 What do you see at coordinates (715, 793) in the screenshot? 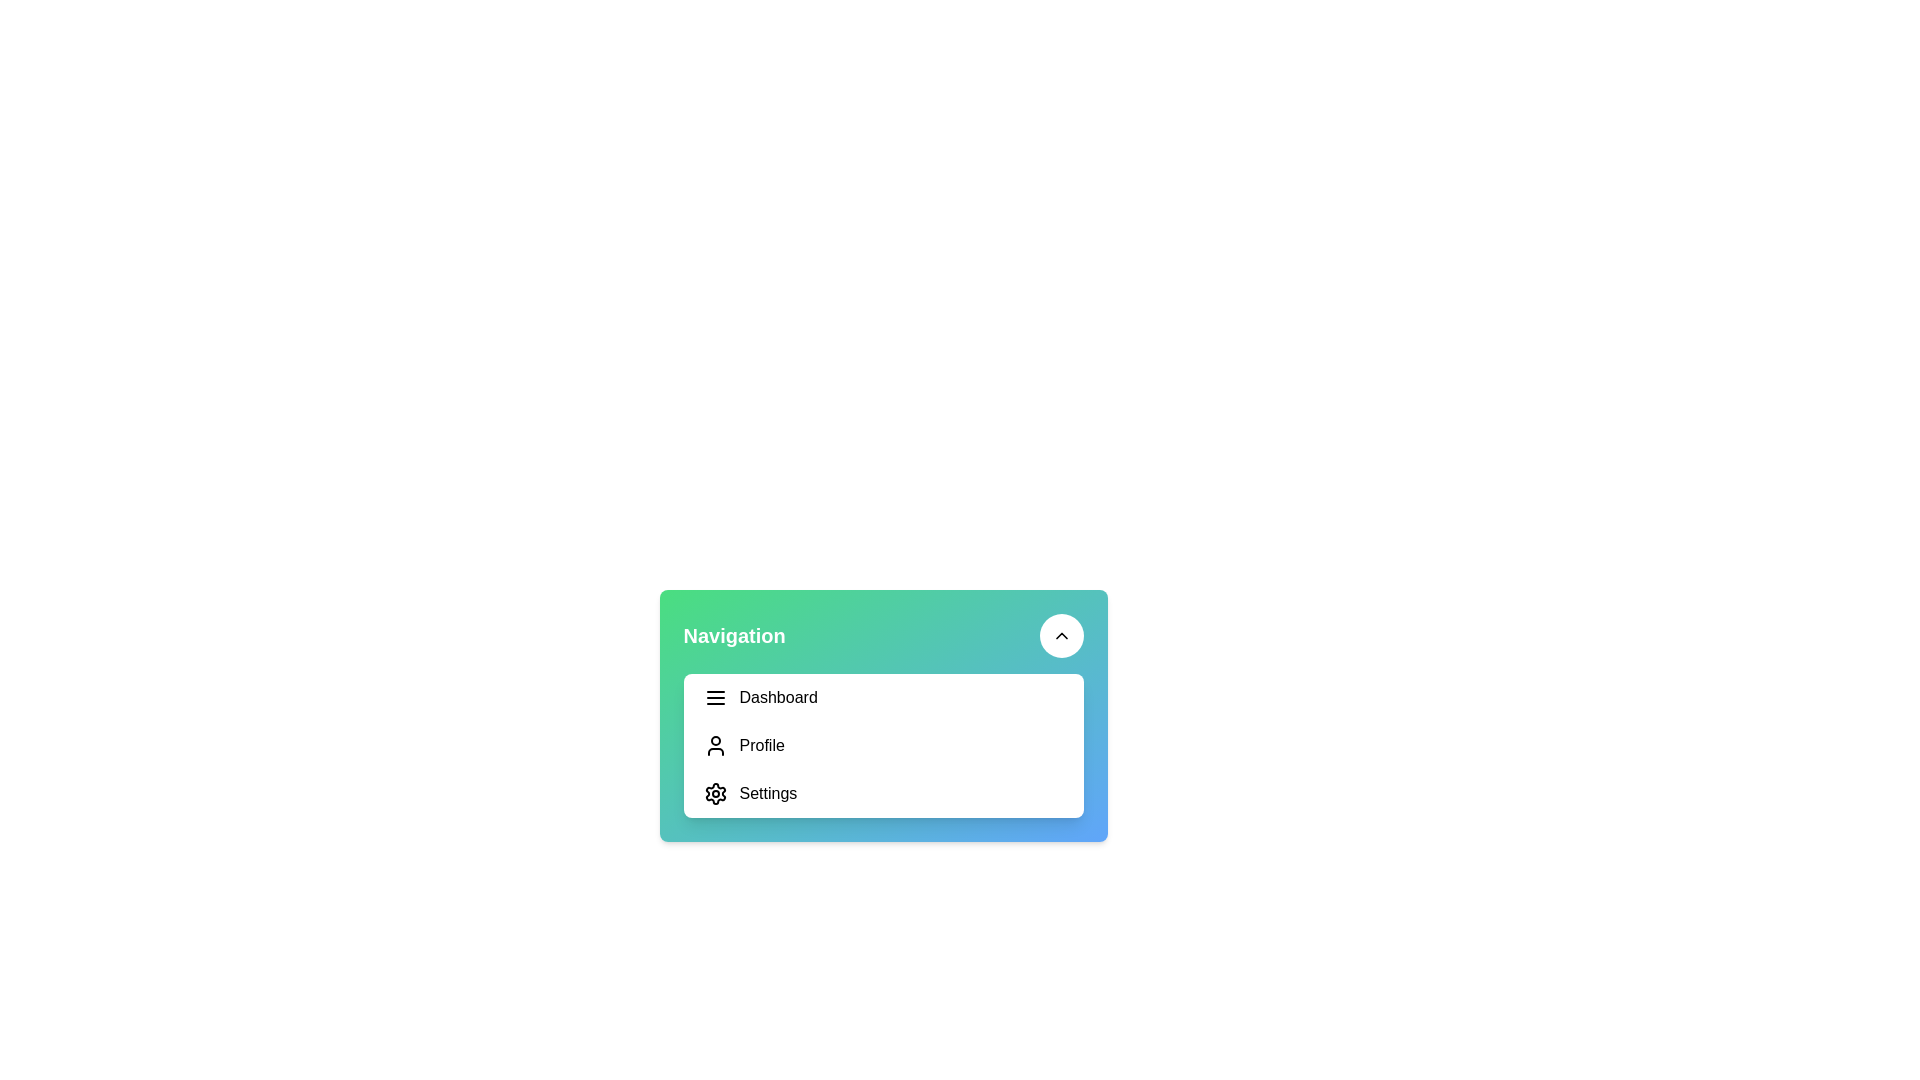
I see `the 'Settings' icon located to the left of the 'Settings' text in the navigation list` at bounding box center [715, 793].